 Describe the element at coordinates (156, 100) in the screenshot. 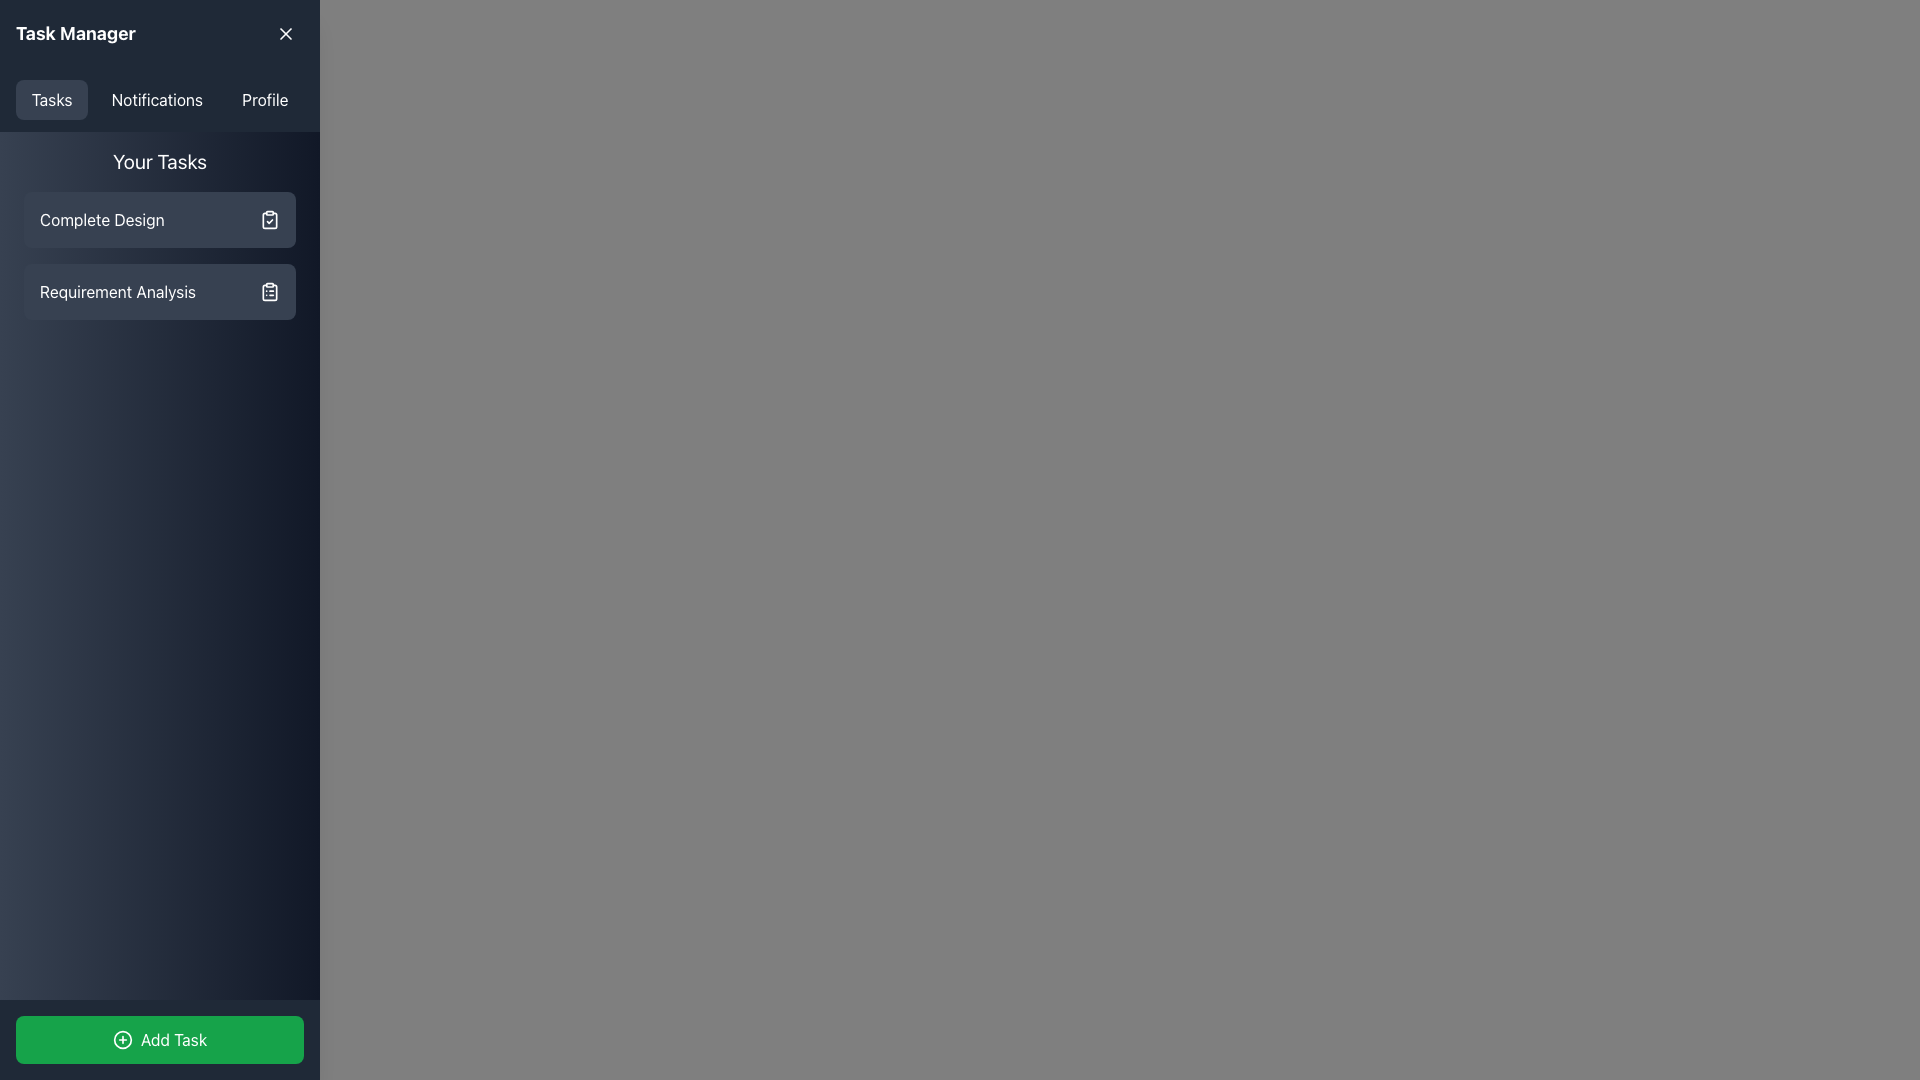

I see `the rectangular button labeled 'Notifications'` at that location.